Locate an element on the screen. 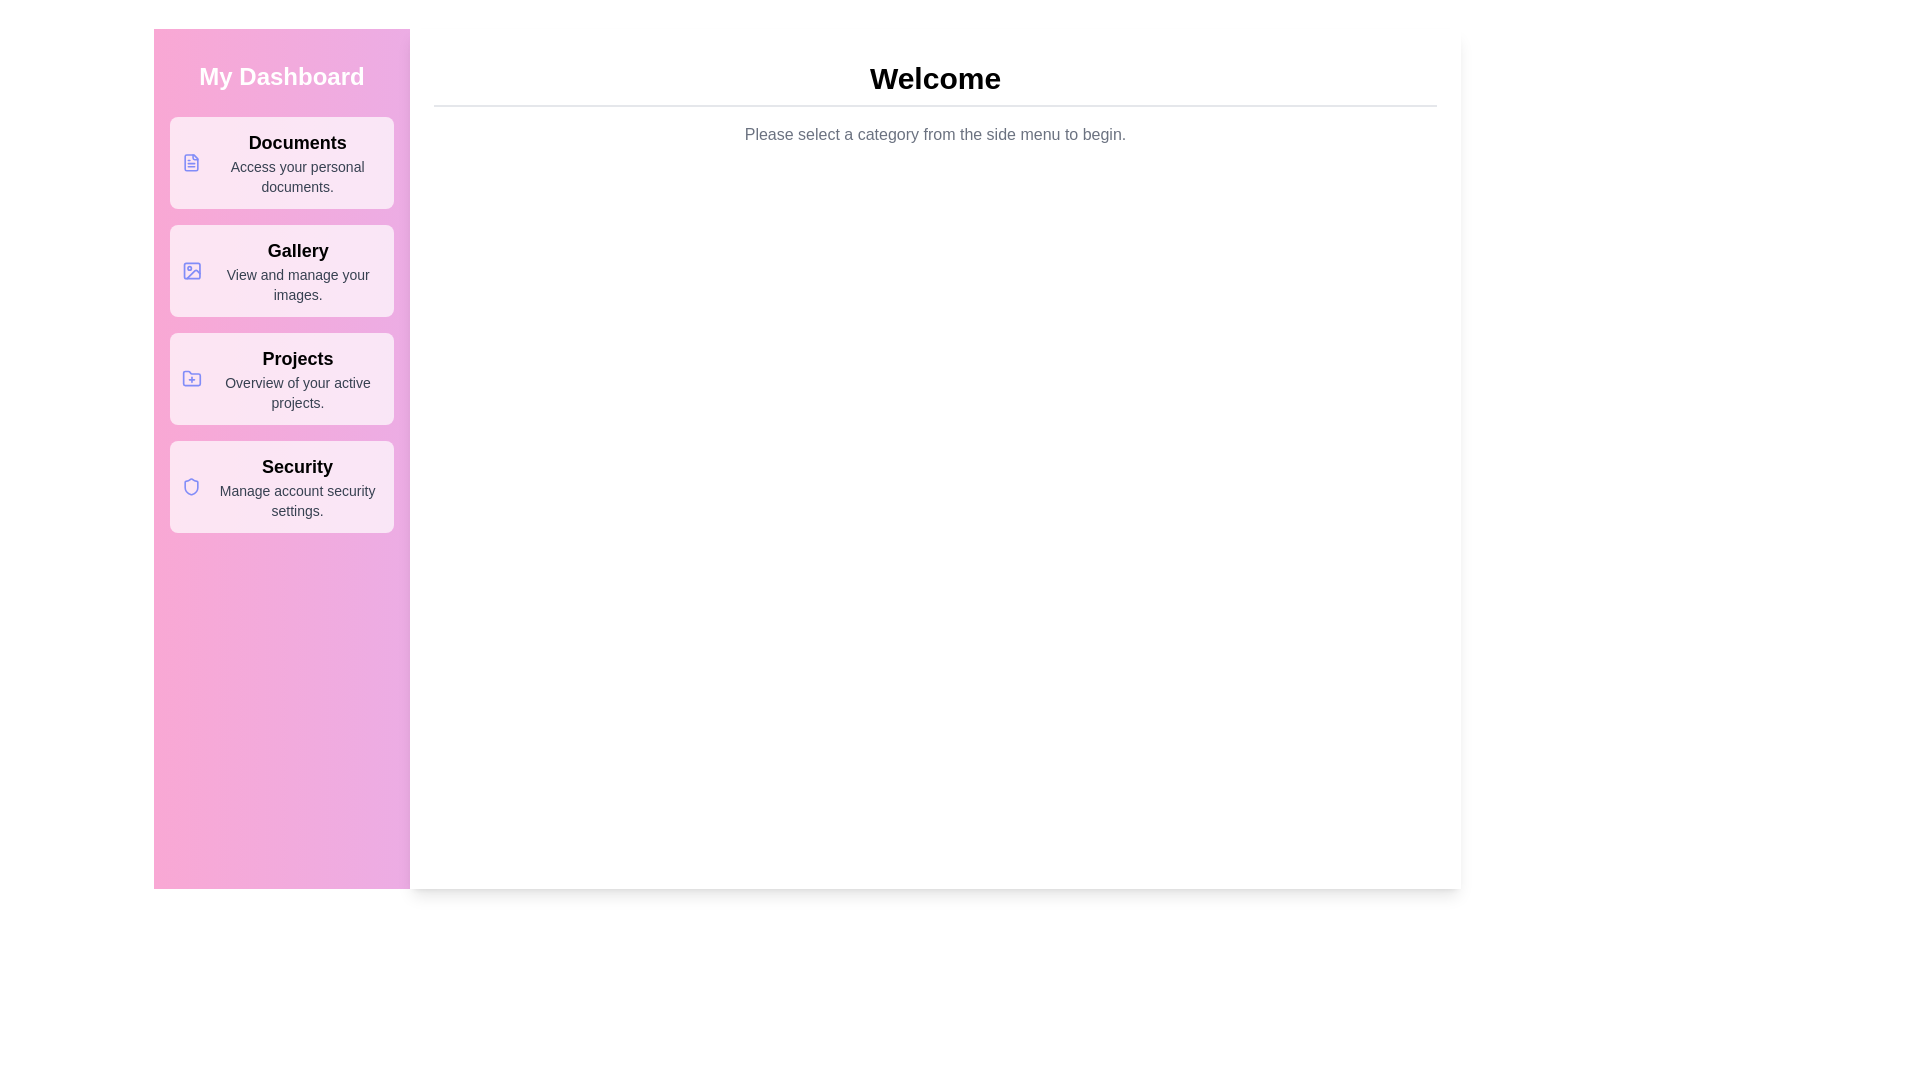  the menu item labeled Security to view its hover state is located at coordinates (281, 486).